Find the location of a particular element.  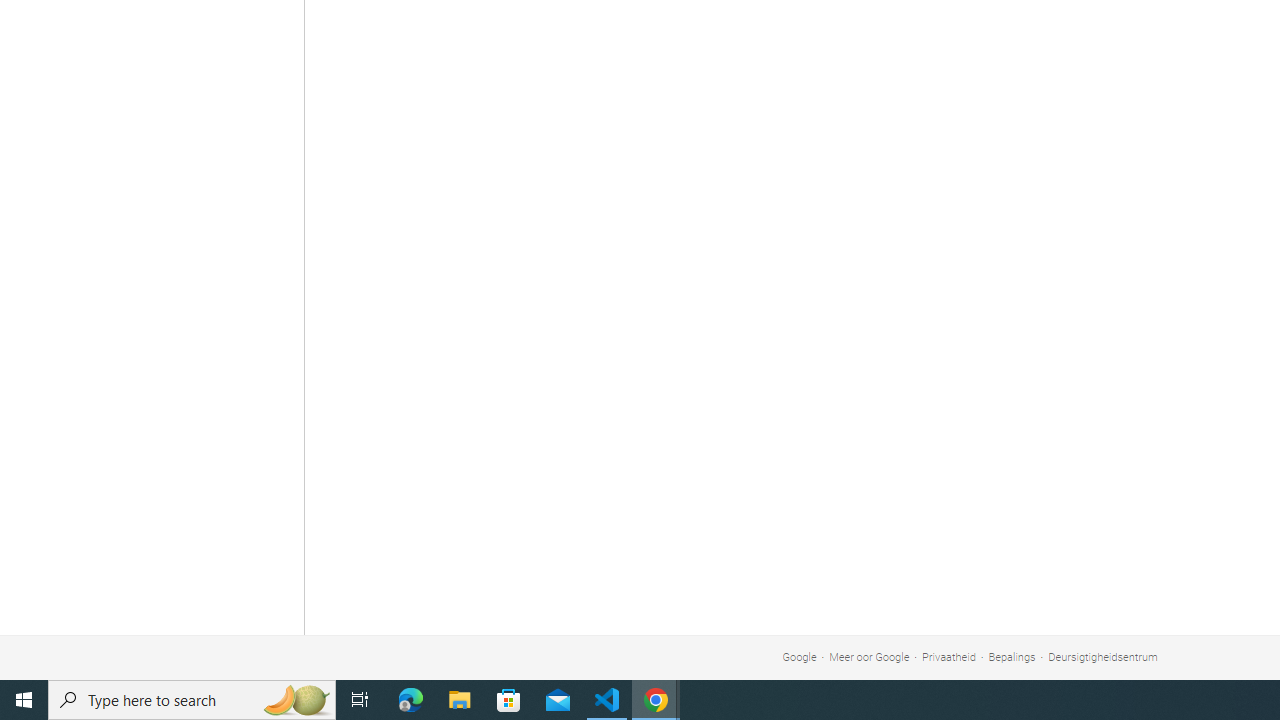

'Deursigtigheidsentrum' is located at coordinates (1102, 657).